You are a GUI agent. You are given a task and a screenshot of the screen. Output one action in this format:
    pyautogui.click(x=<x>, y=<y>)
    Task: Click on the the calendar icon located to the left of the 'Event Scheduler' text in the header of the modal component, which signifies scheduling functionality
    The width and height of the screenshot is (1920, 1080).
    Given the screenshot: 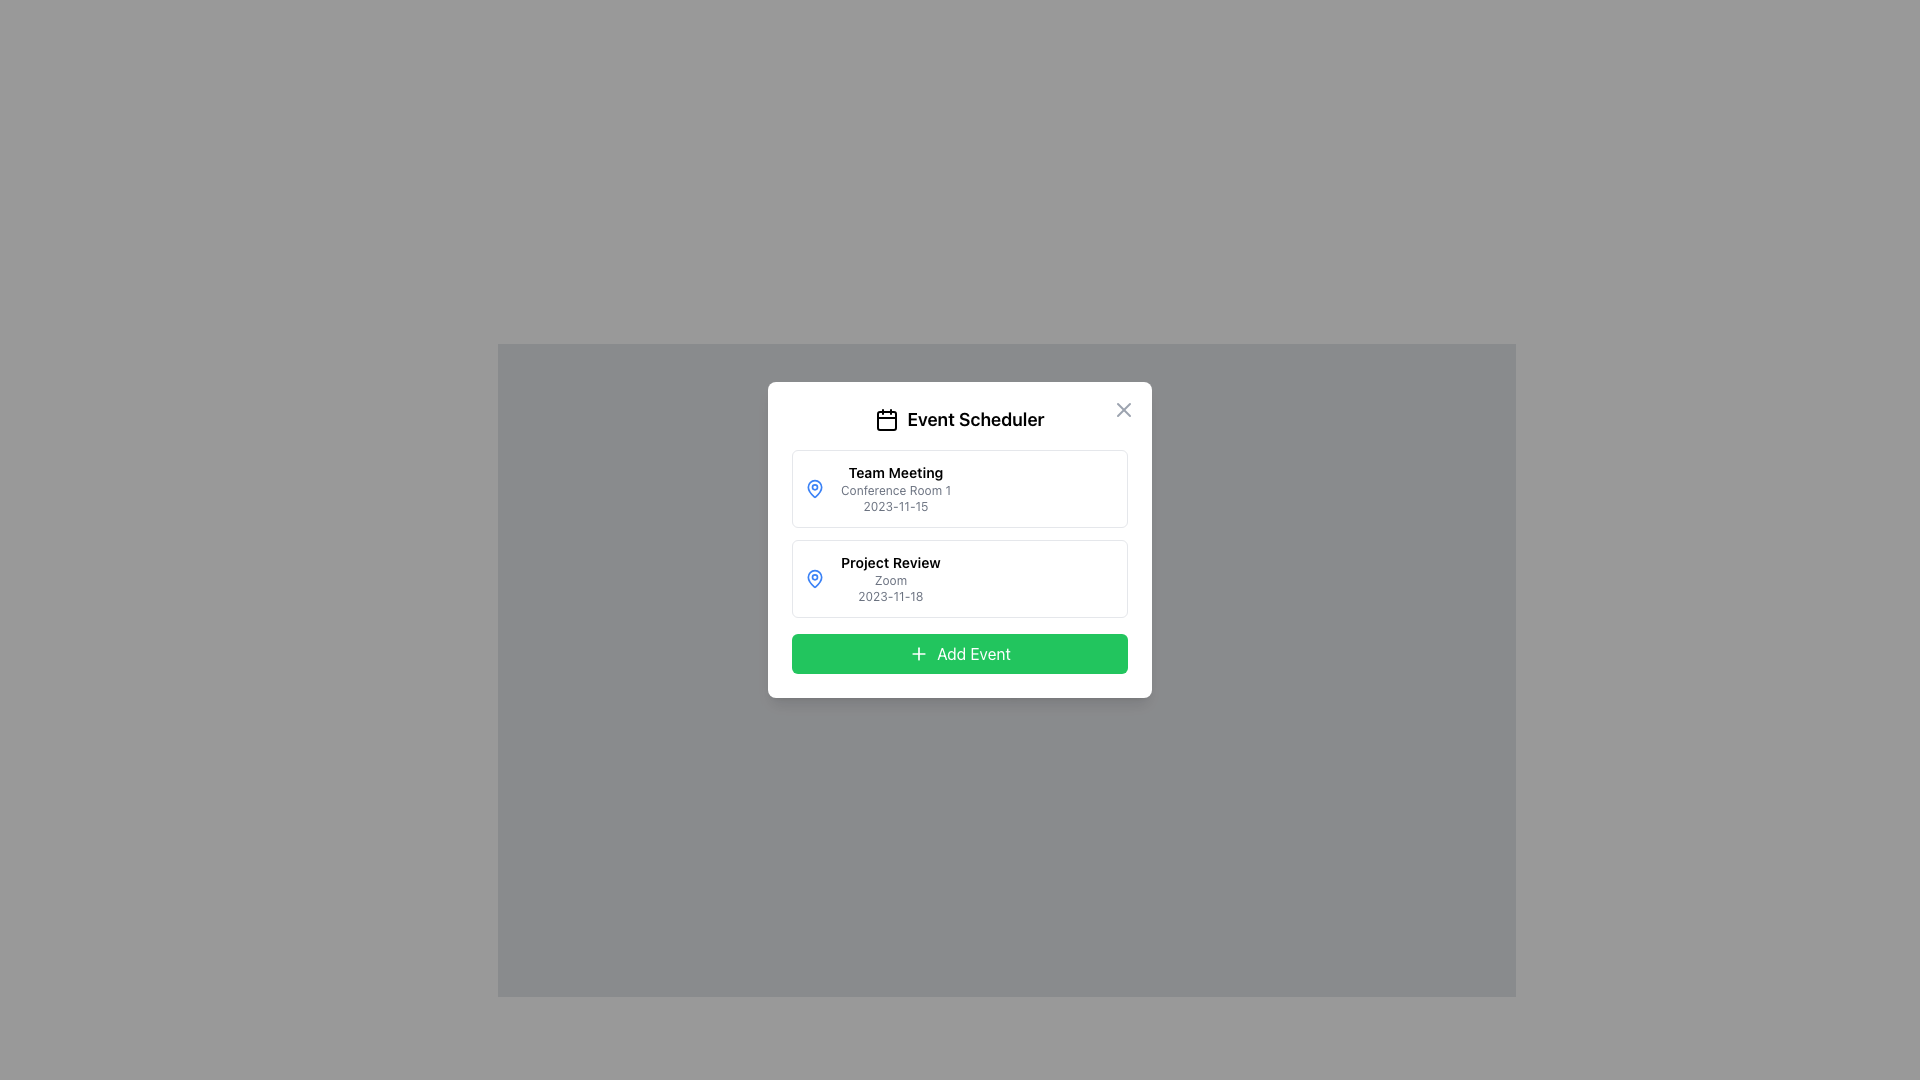 What is the action you would take?
    pyautogui.click(x=886, y=419)
    